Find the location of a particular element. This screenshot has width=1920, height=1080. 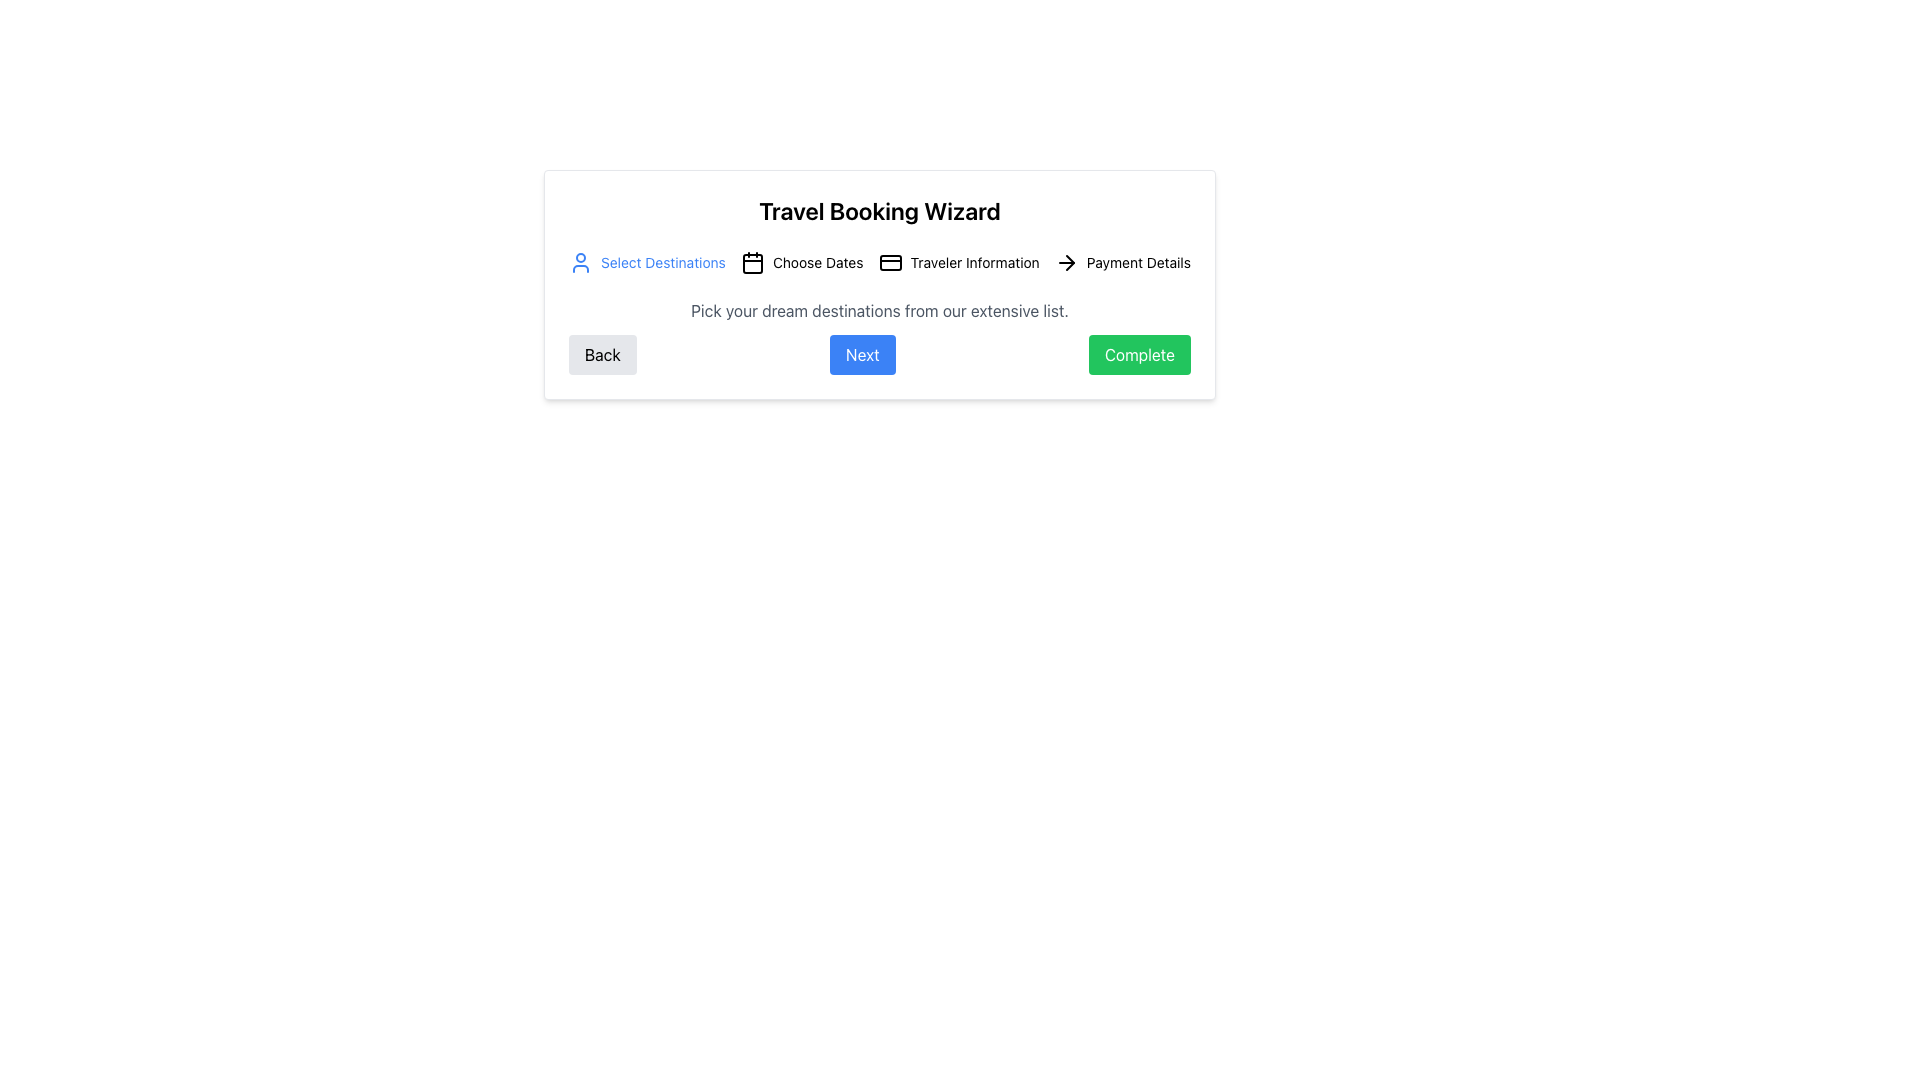

the internal day-view area of the calendar icon, which is centered within the calendar and visually distinct is located at coordinates (752, 262).